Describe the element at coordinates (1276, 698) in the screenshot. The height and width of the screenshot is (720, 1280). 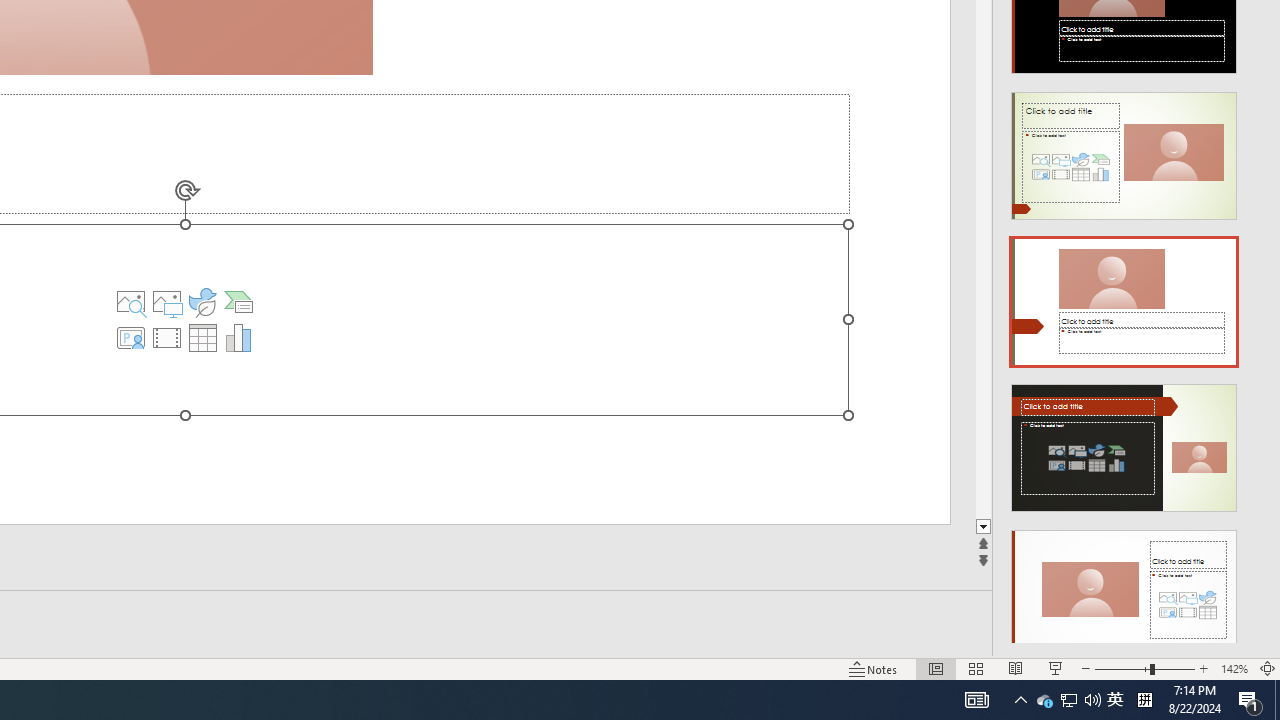
I see `'Show desktop'` at that location.